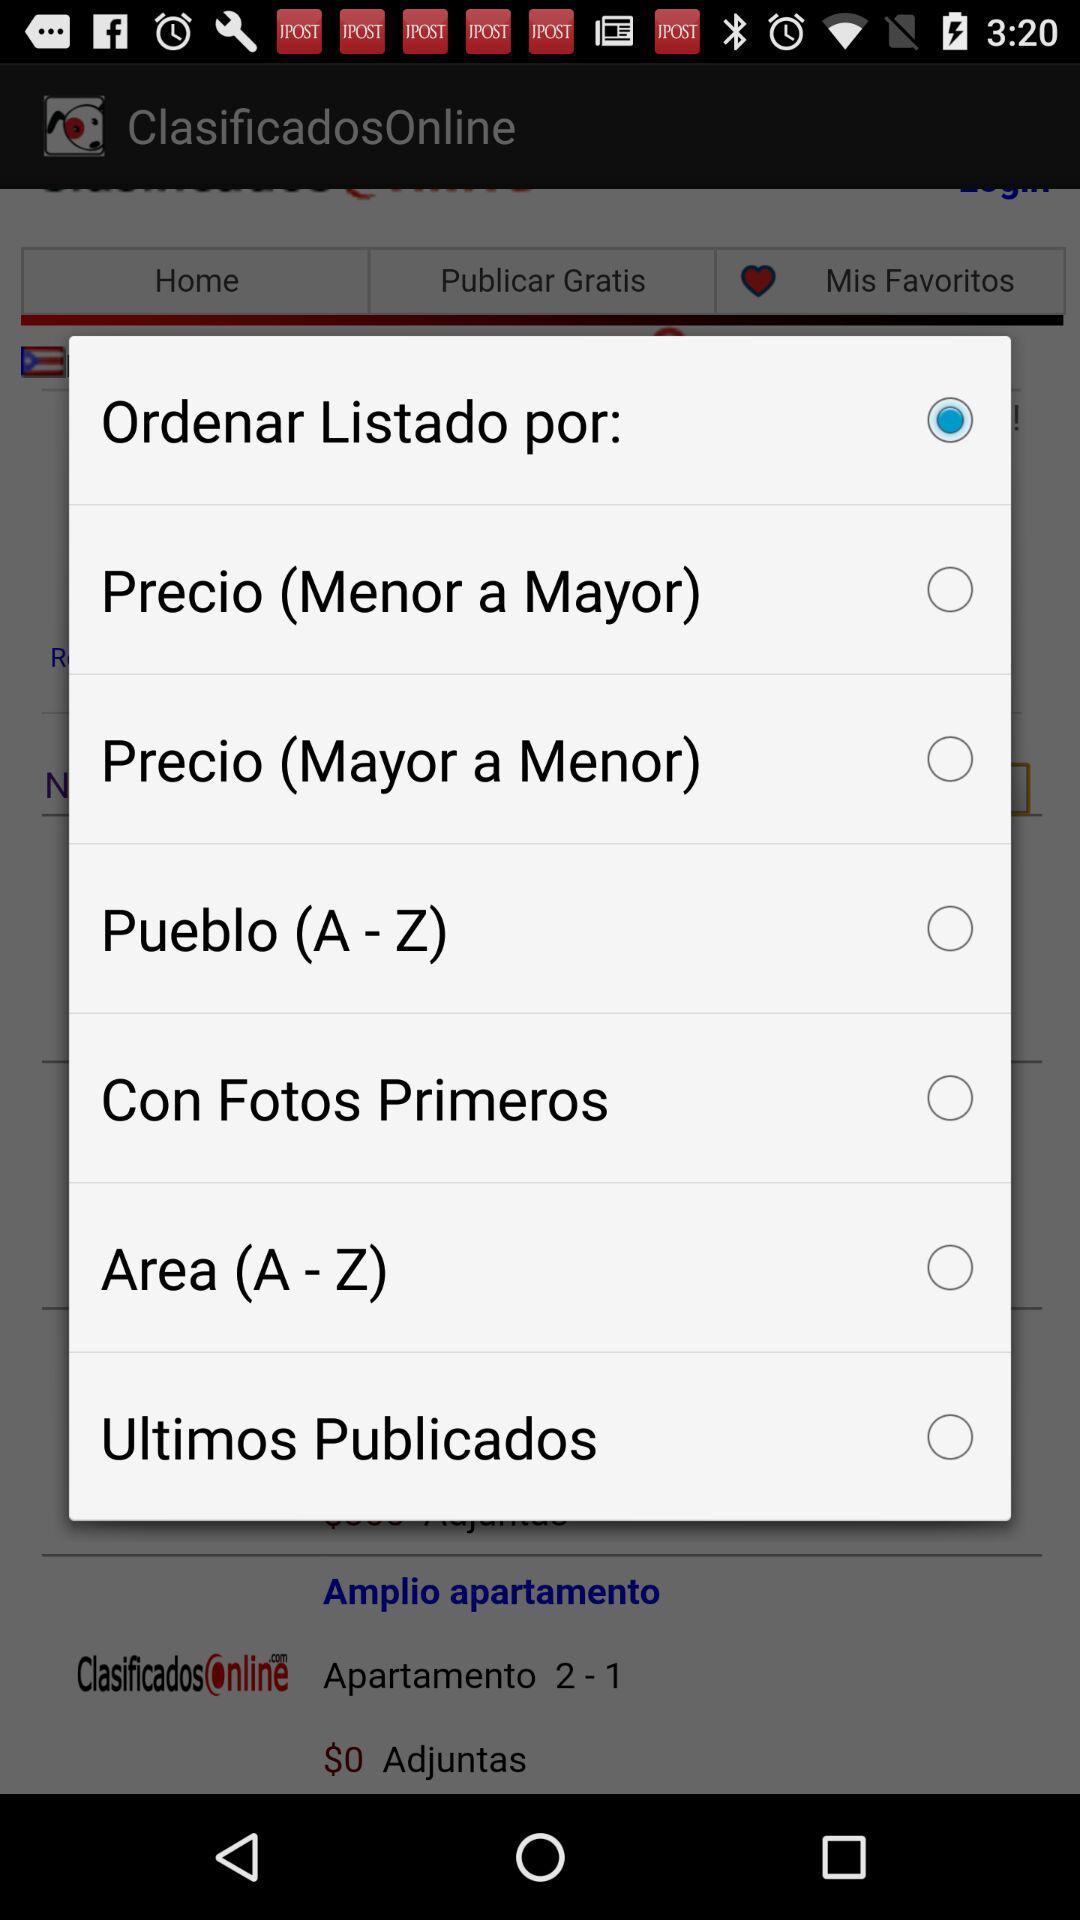  What do you see at coordinates (540, 1097) in the screenshot?
I see `the con fotos primeros icon` at bounding box center [540, 1097].